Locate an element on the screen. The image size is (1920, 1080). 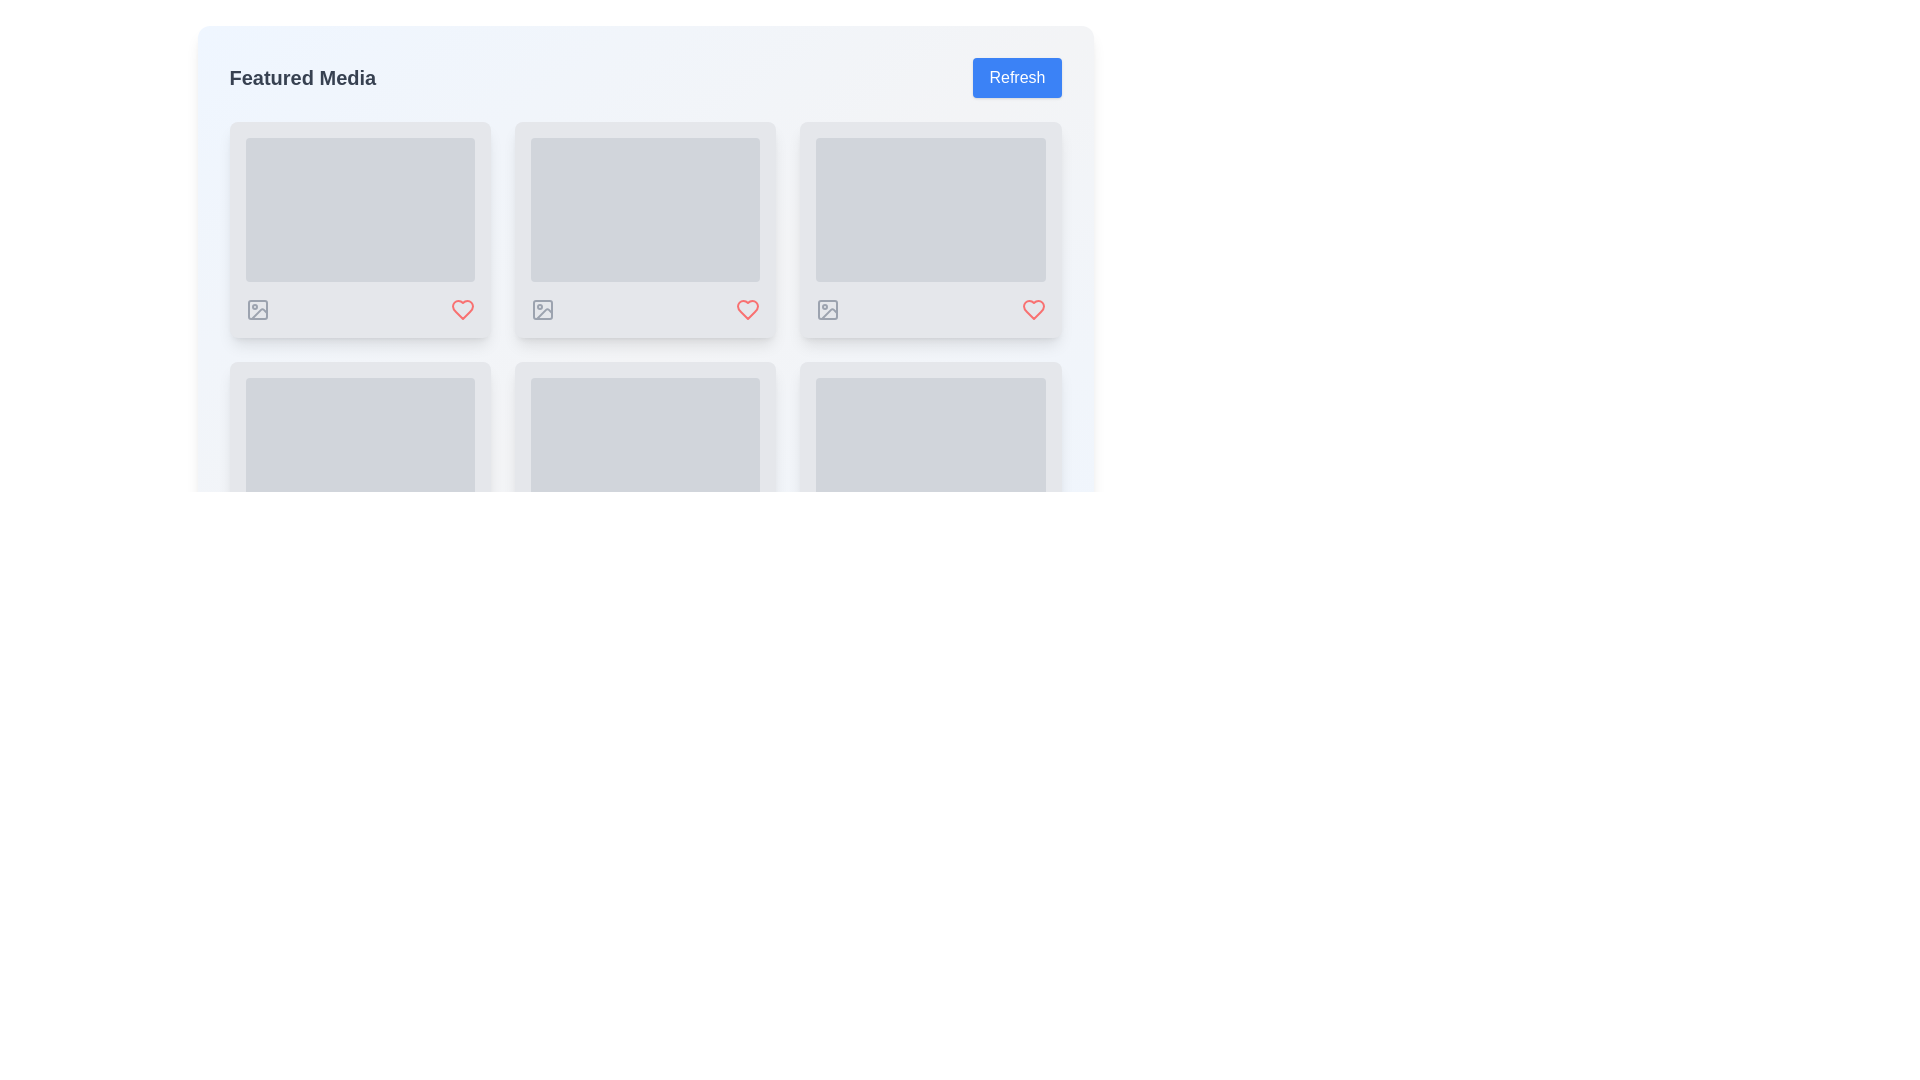
the heart icon located in the bottom-right corner of the third card in the grid layout is located at coordinates (747, 309).